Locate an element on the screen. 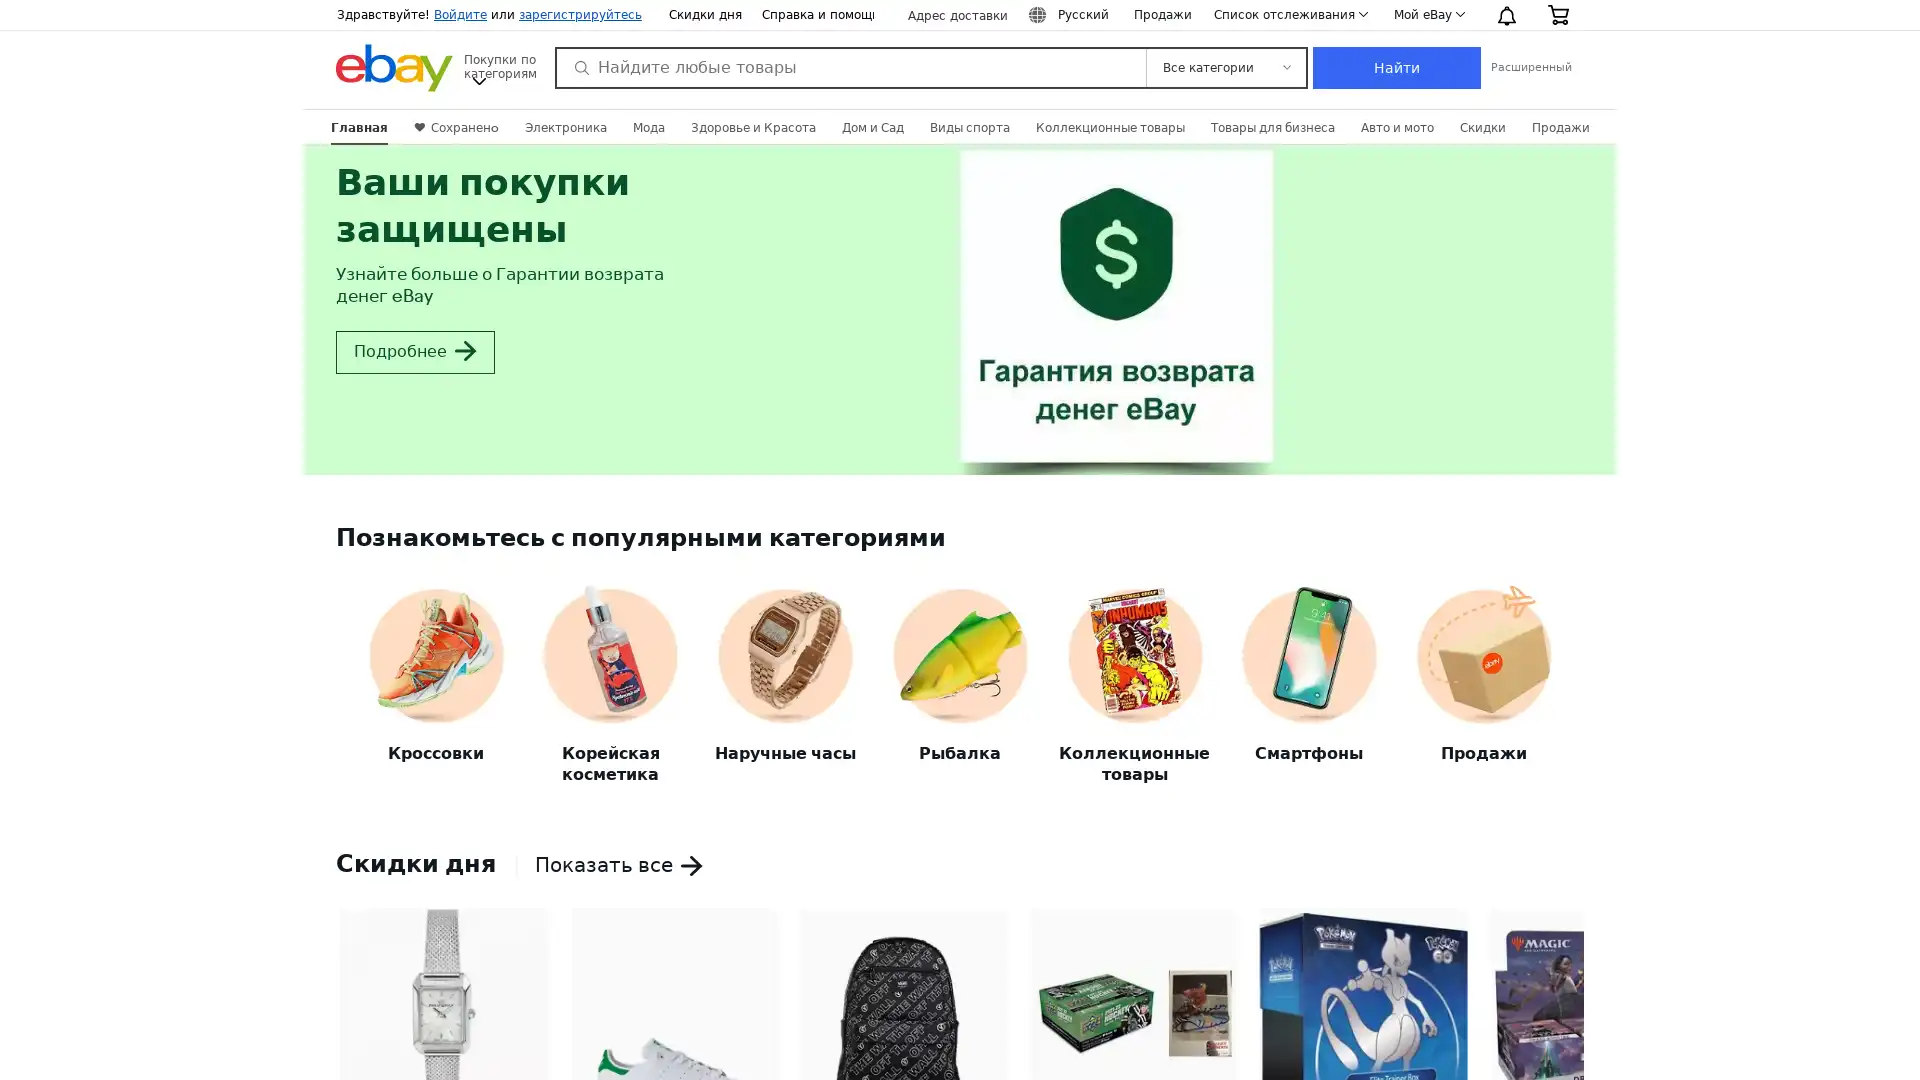 The width and height of the screenshot is (1920, 1080). - is located at coordinates (1567, 1039).